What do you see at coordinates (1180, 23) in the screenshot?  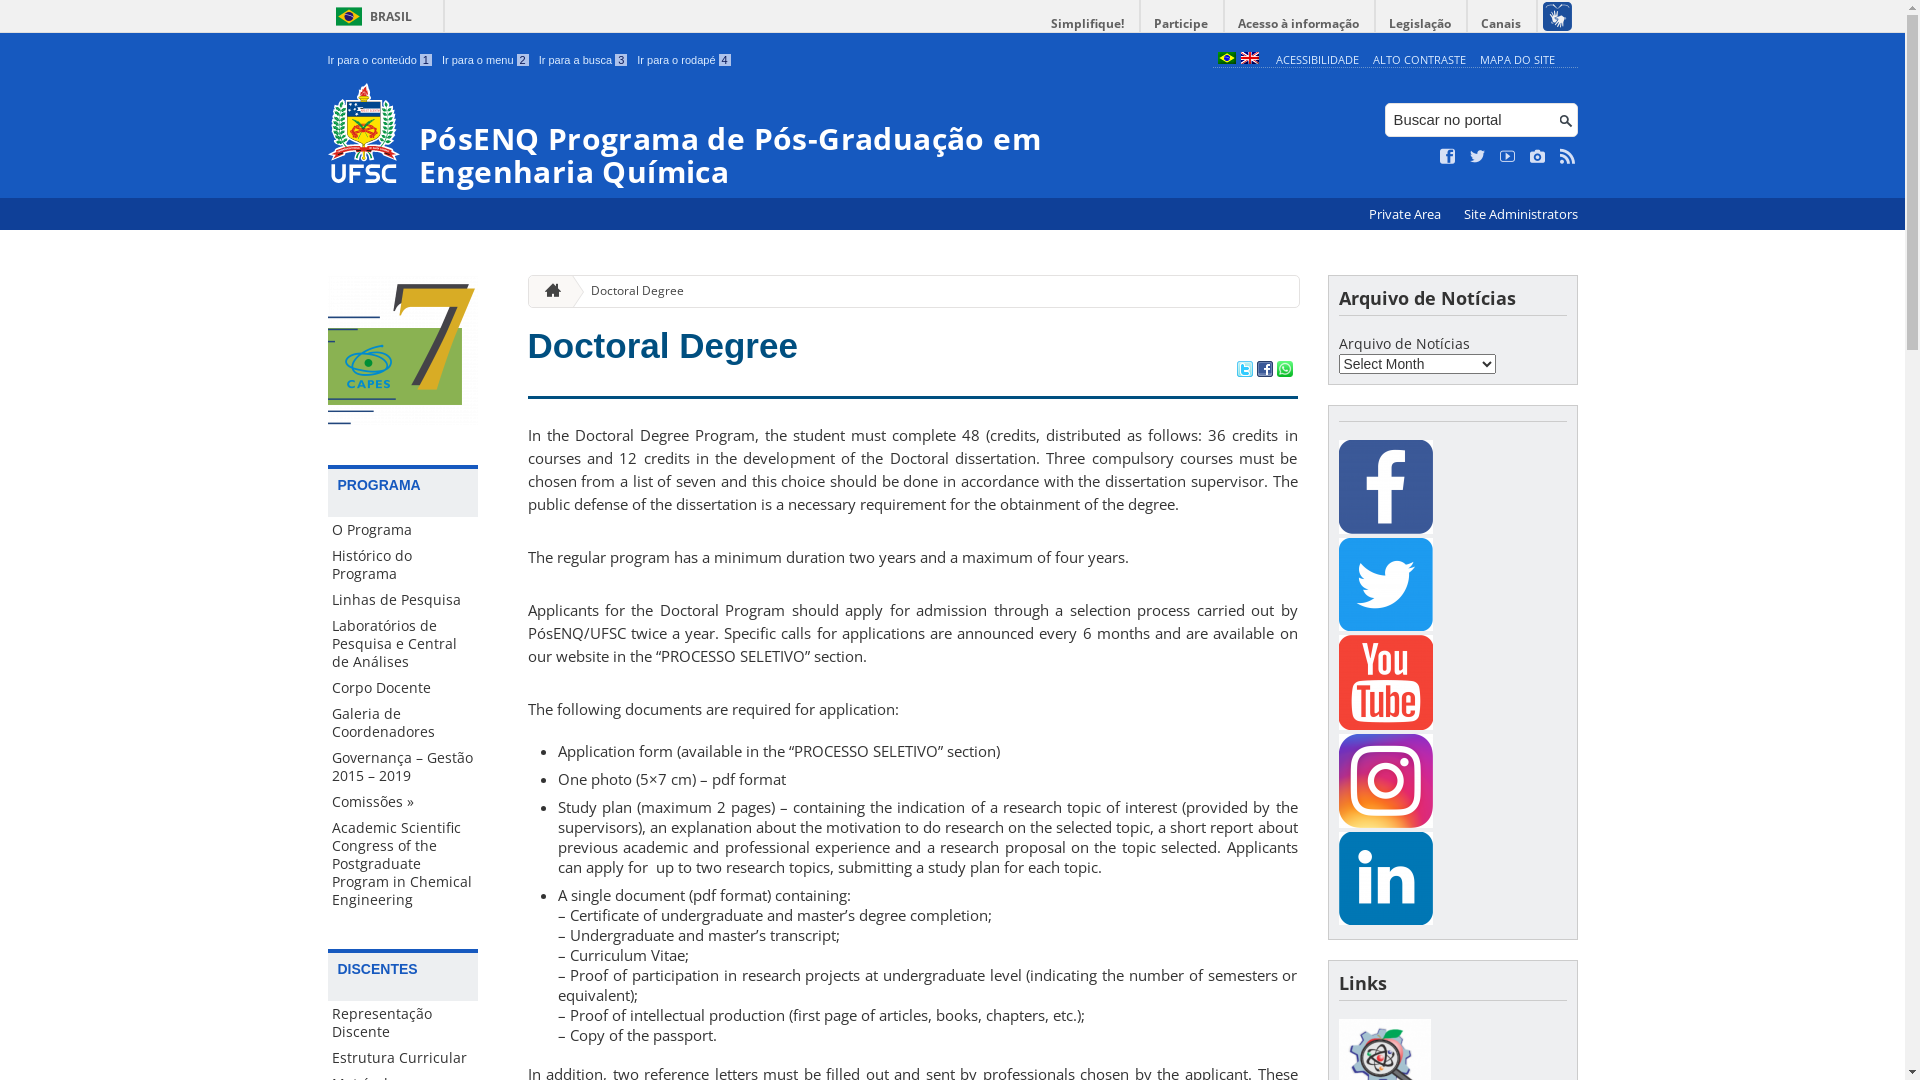 I see `'Participe'` at bounding box center [1180, 23].